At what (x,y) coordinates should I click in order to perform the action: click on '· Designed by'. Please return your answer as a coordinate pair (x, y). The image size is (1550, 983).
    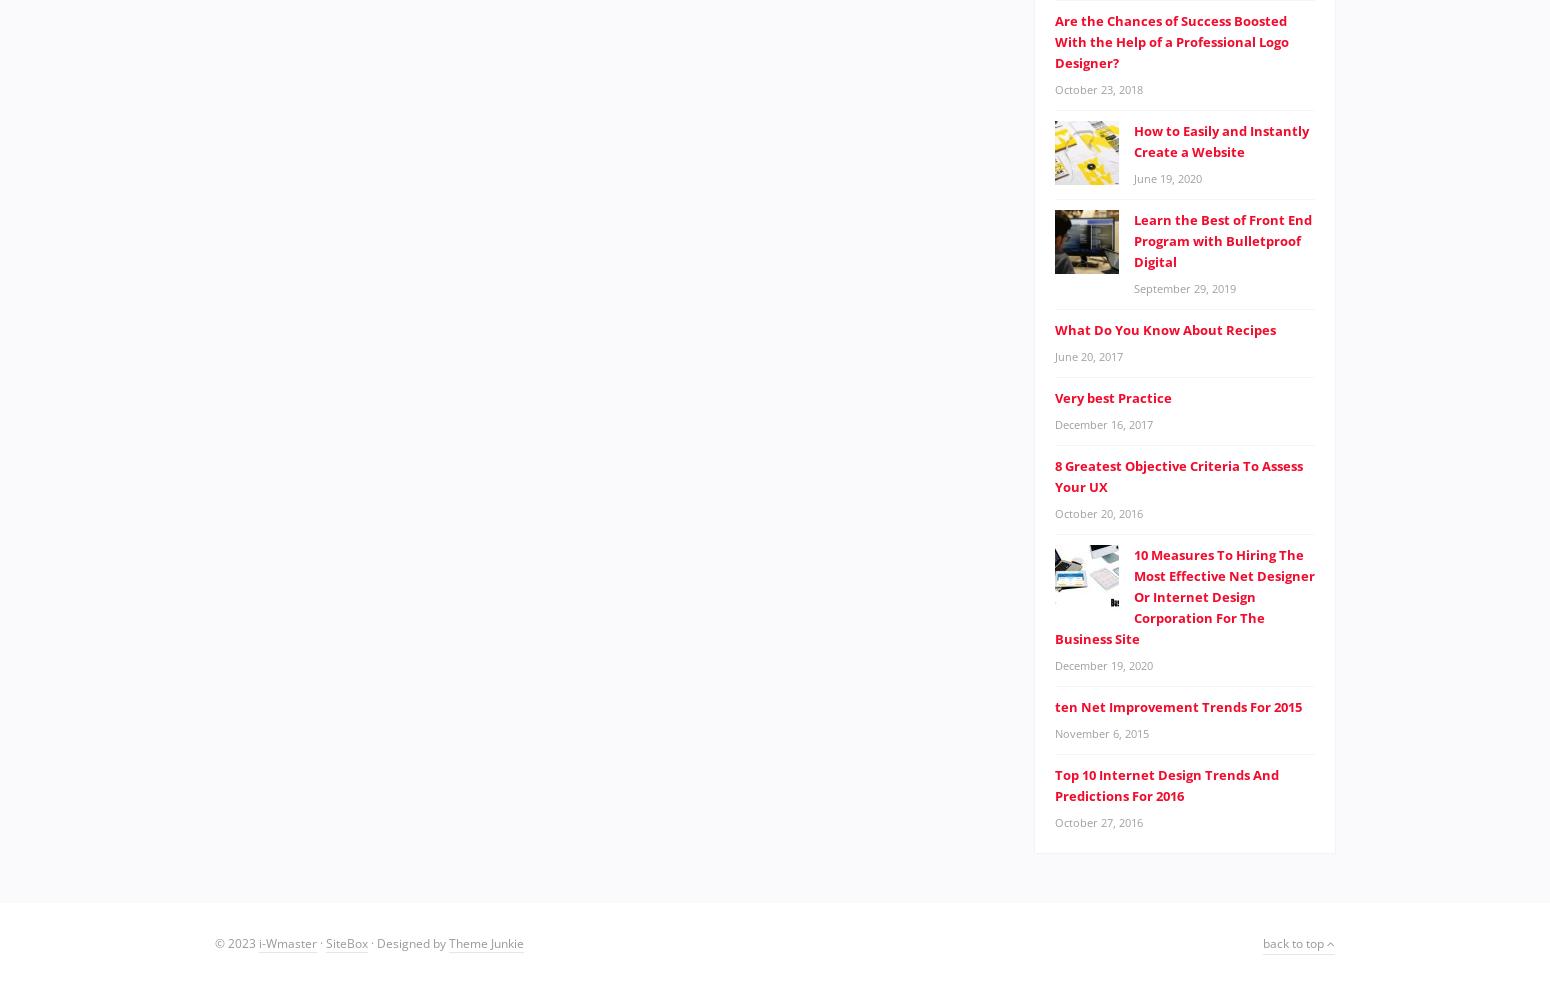
    Looking at the image, I should click on (408, 942).